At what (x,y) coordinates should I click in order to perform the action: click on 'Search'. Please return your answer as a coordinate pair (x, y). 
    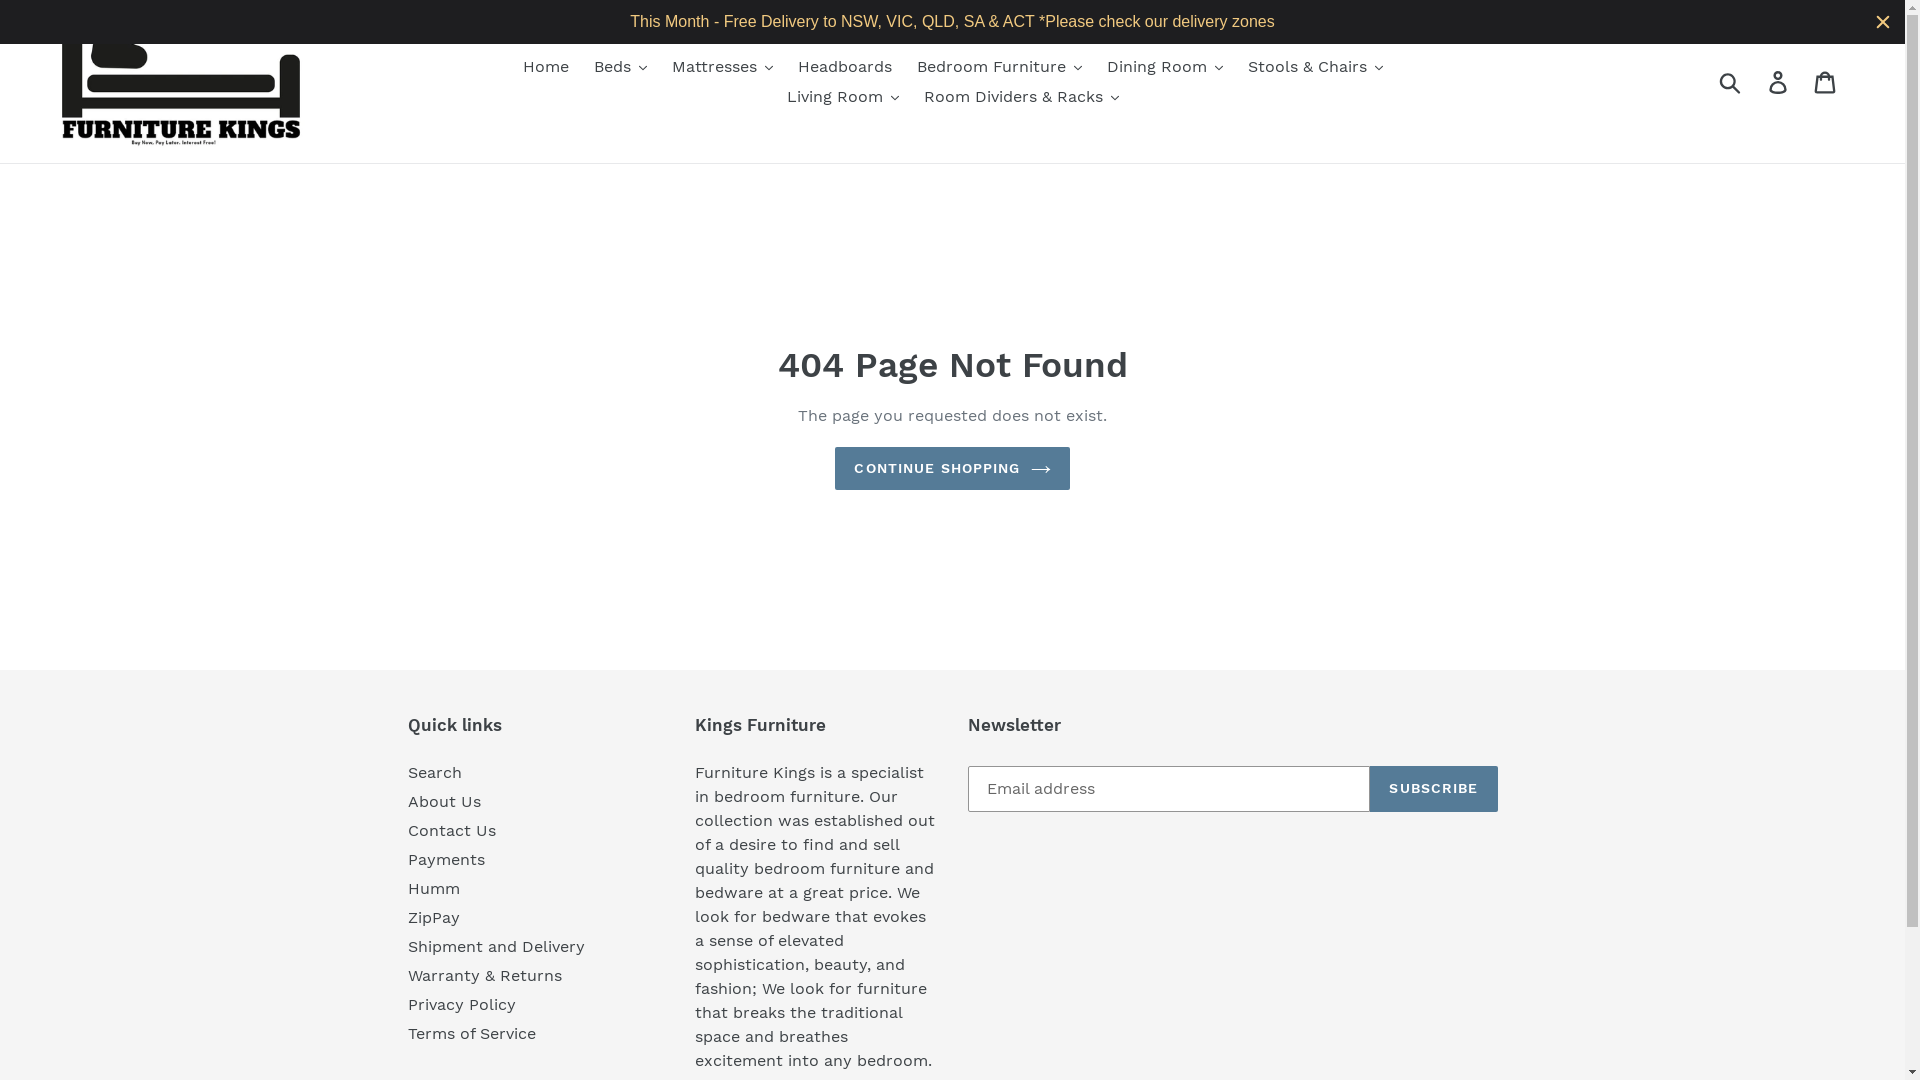
    Looking at the image, I should click on (434, 771).